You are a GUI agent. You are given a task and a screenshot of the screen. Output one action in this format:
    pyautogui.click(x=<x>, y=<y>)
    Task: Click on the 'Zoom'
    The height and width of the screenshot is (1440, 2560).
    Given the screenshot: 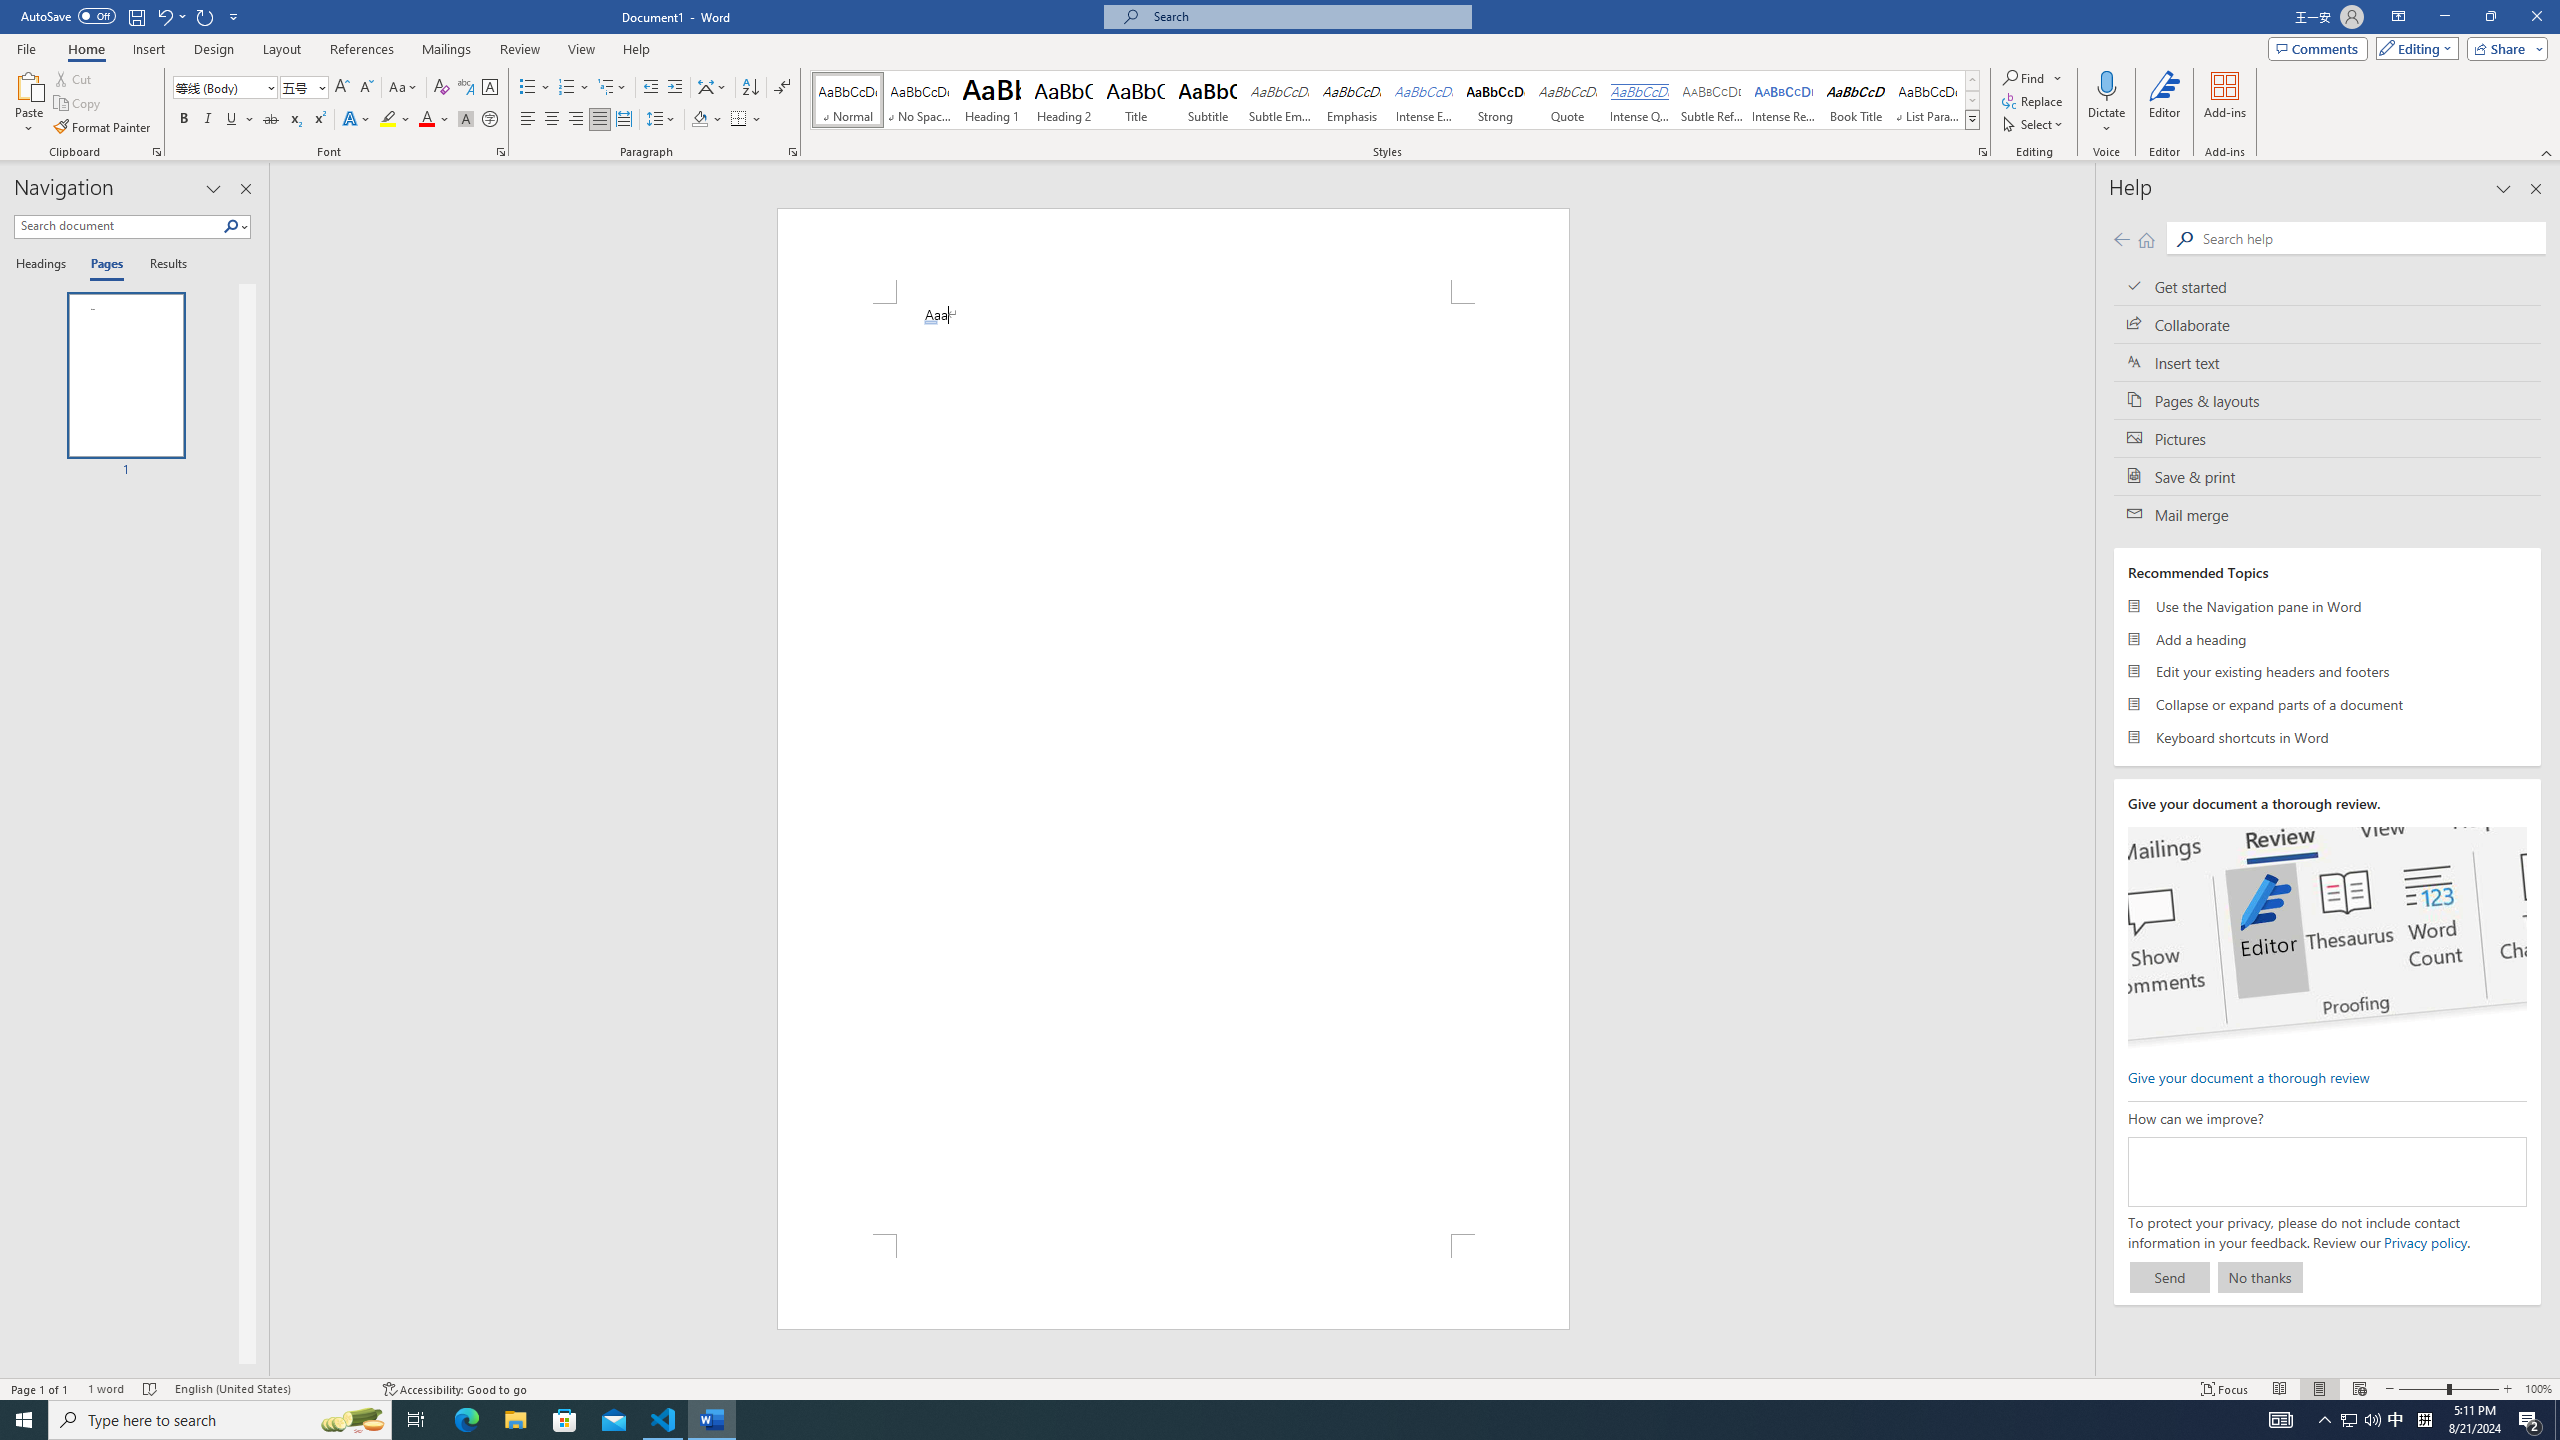 What is the action you would take?
    pyautogui.click(x=2447, y=1389)
    